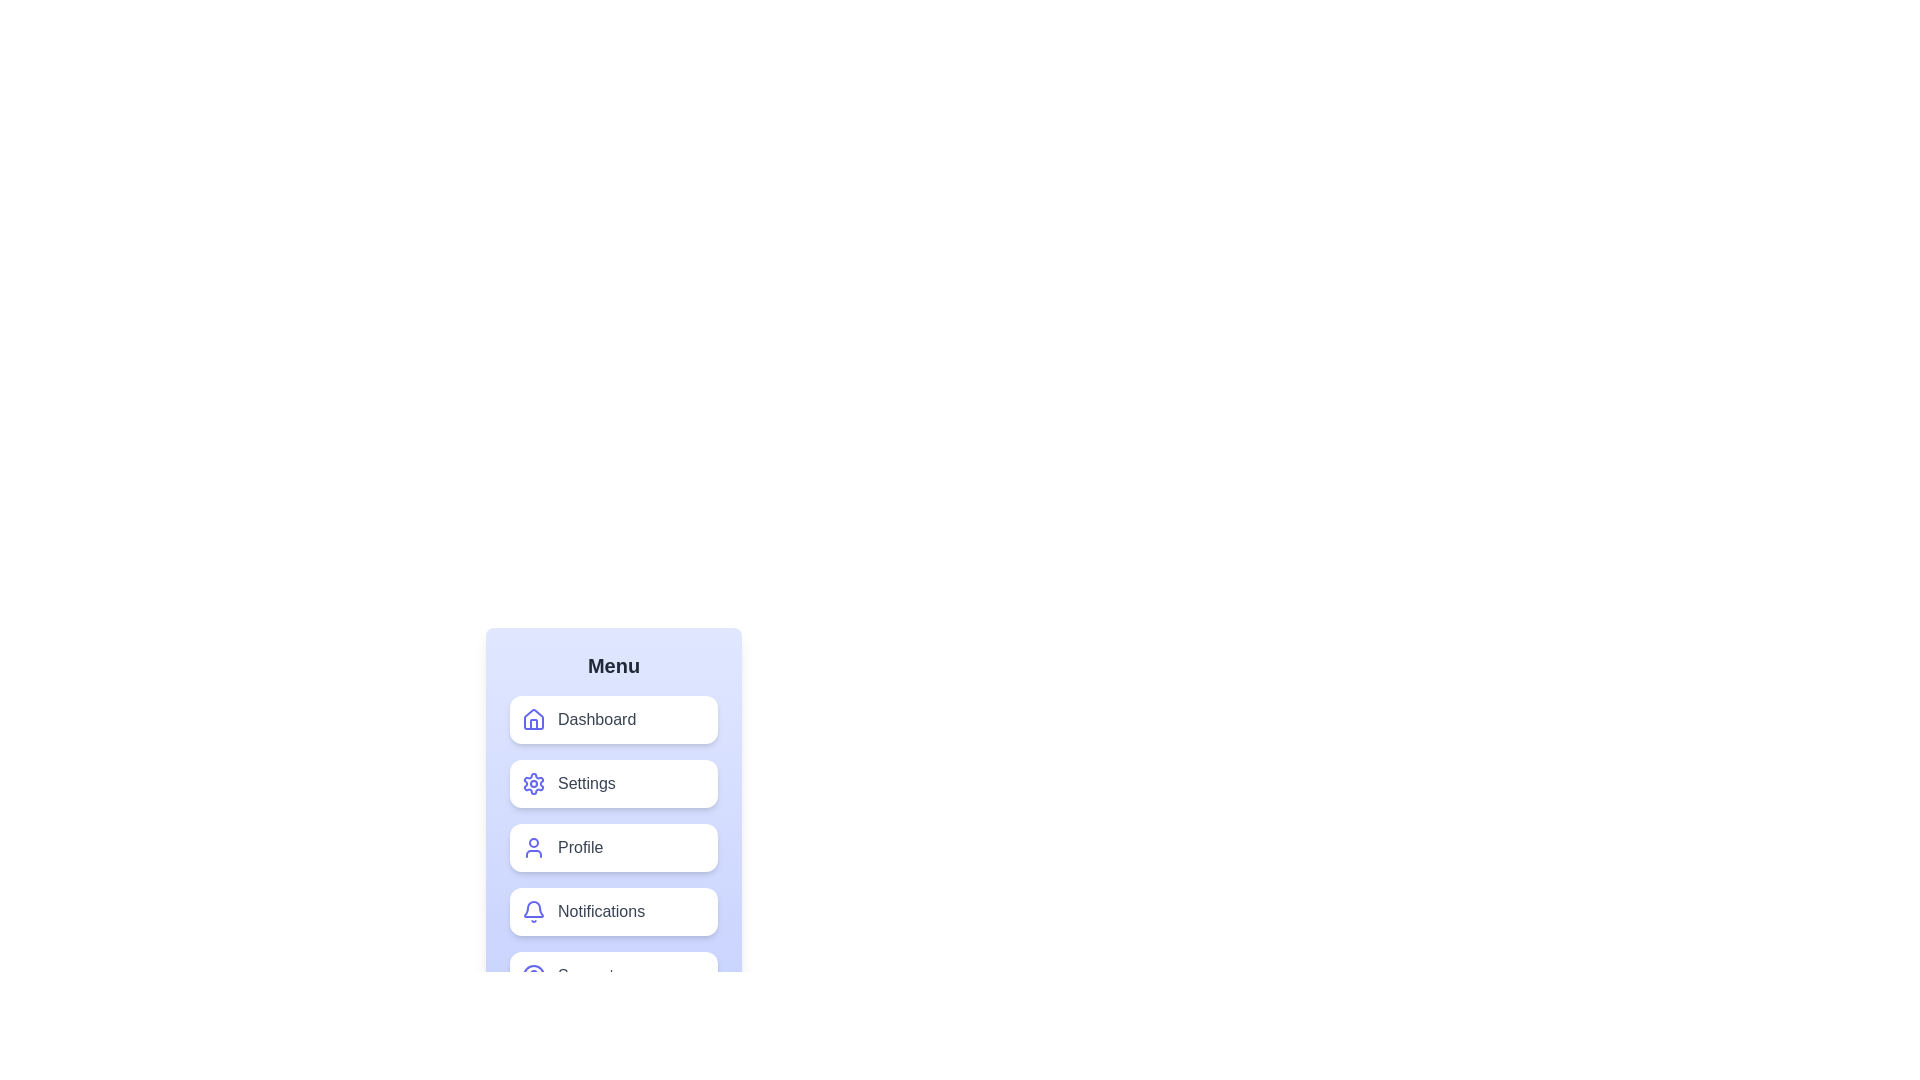  What do you see at coordinates (613, 720) in the screenshot?
I see `the first button in the vertical menu structure located below the 'Menu' title` at bounding box center [613, 720].